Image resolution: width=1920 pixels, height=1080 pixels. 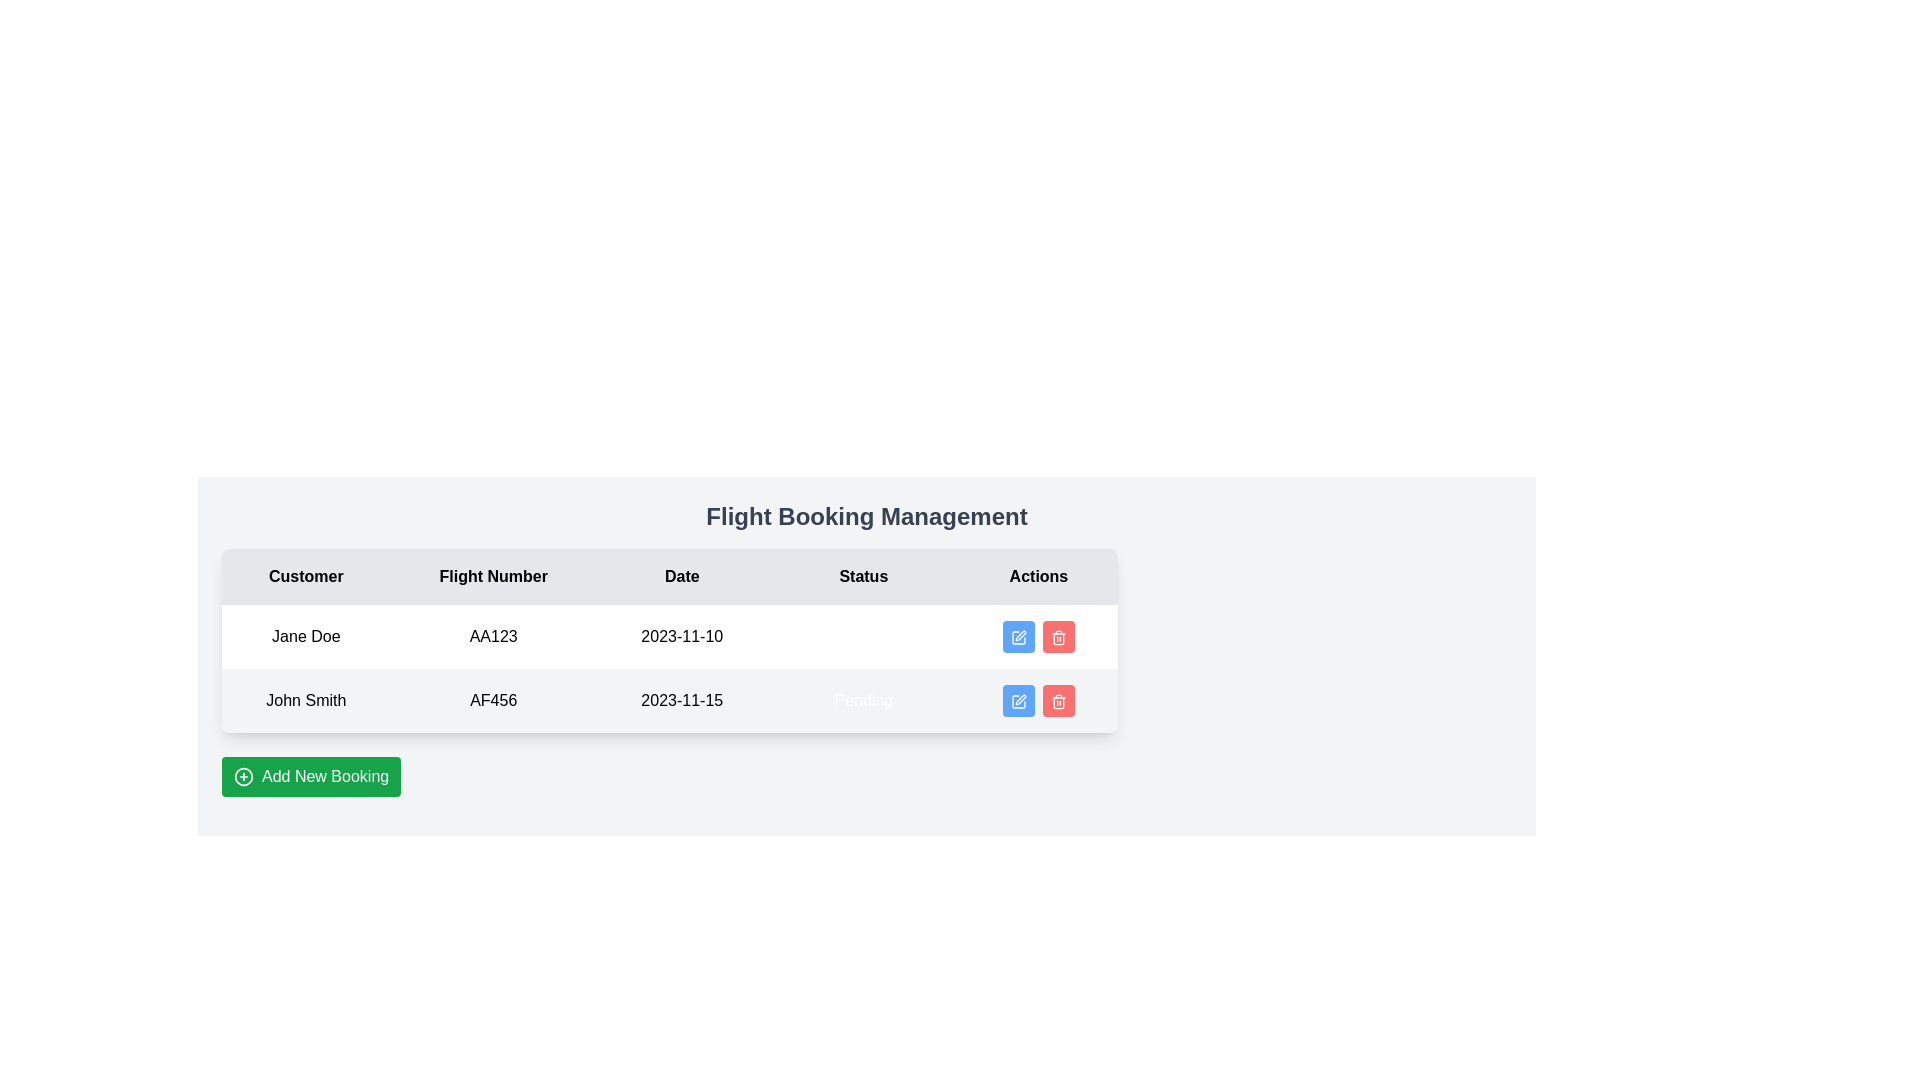 What do you see at coordinates (670, 577) in the screenshot?
I see `text of the 'Date' row header in the table under 'Flight Booking Management'` at bounding box center [670, 577].